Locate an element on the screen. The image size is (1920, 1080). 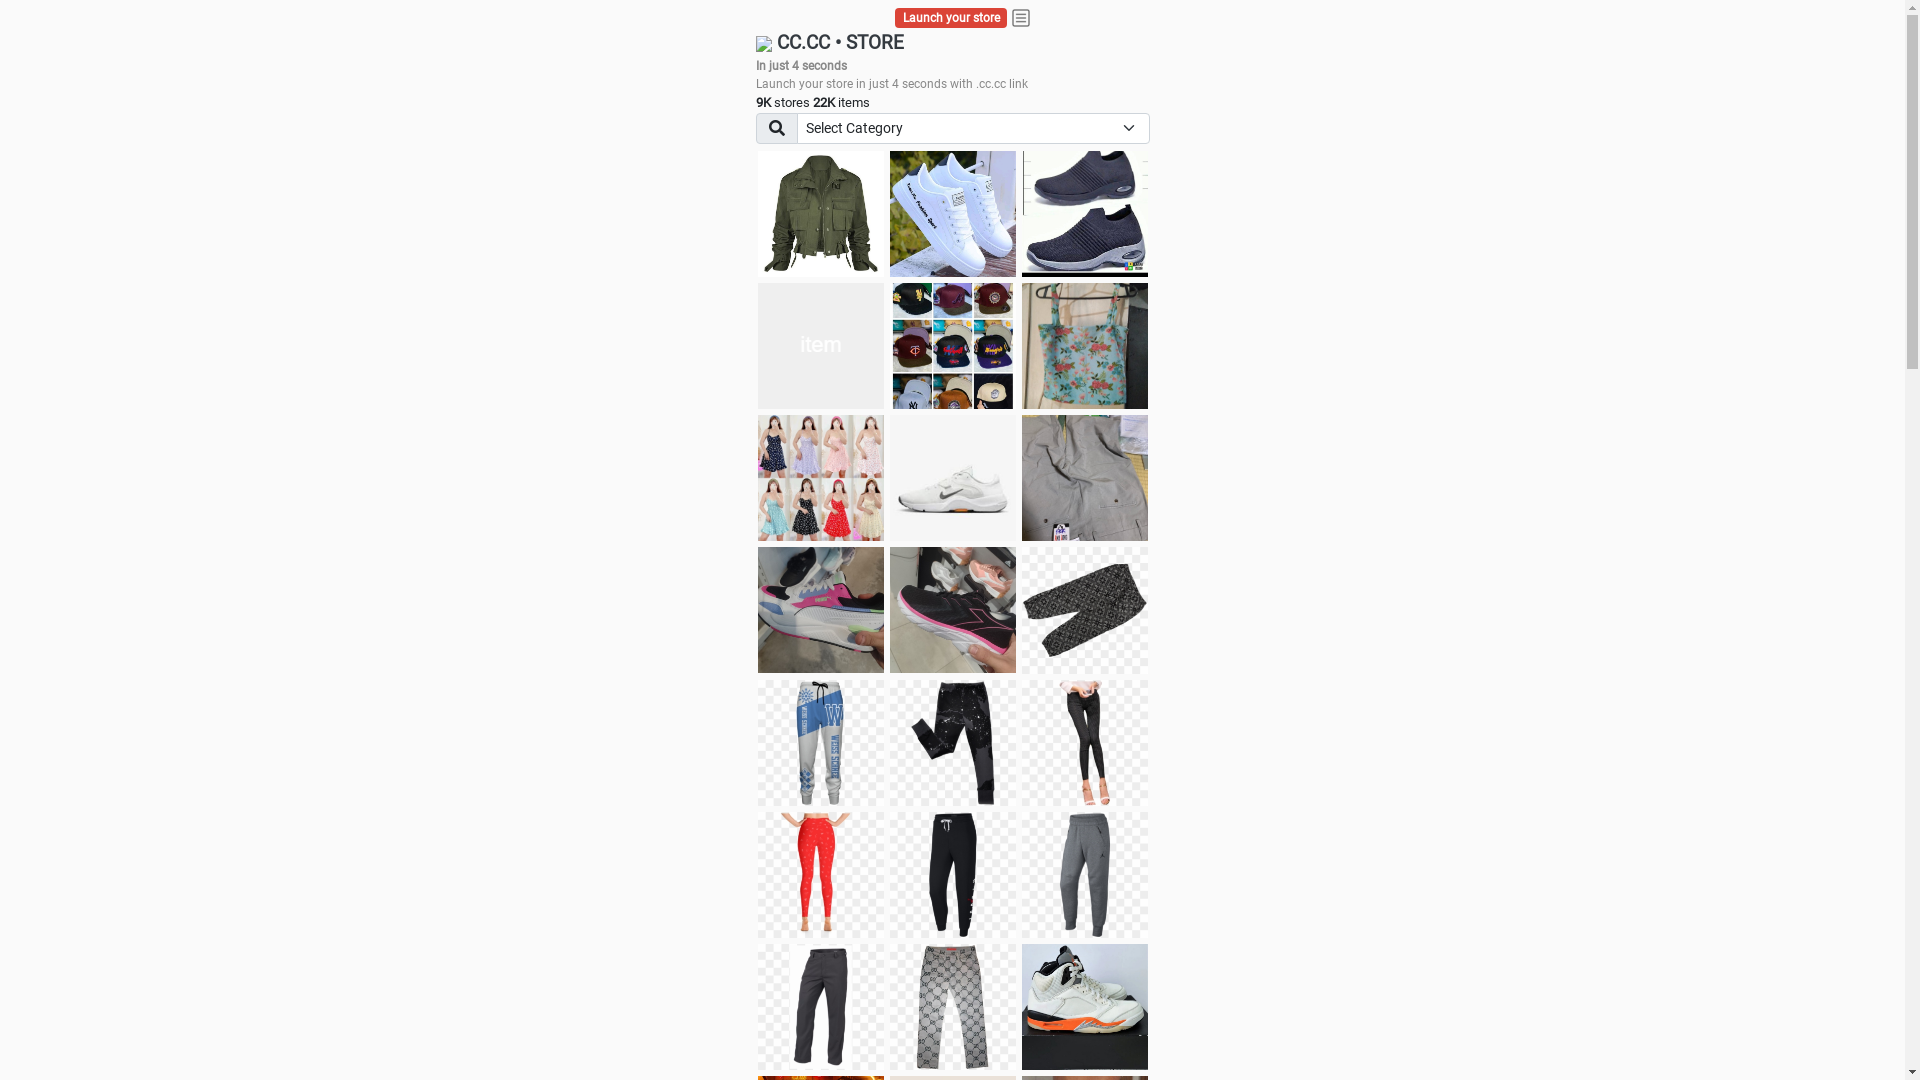
'Pant' is located at coordinates (820, 743).